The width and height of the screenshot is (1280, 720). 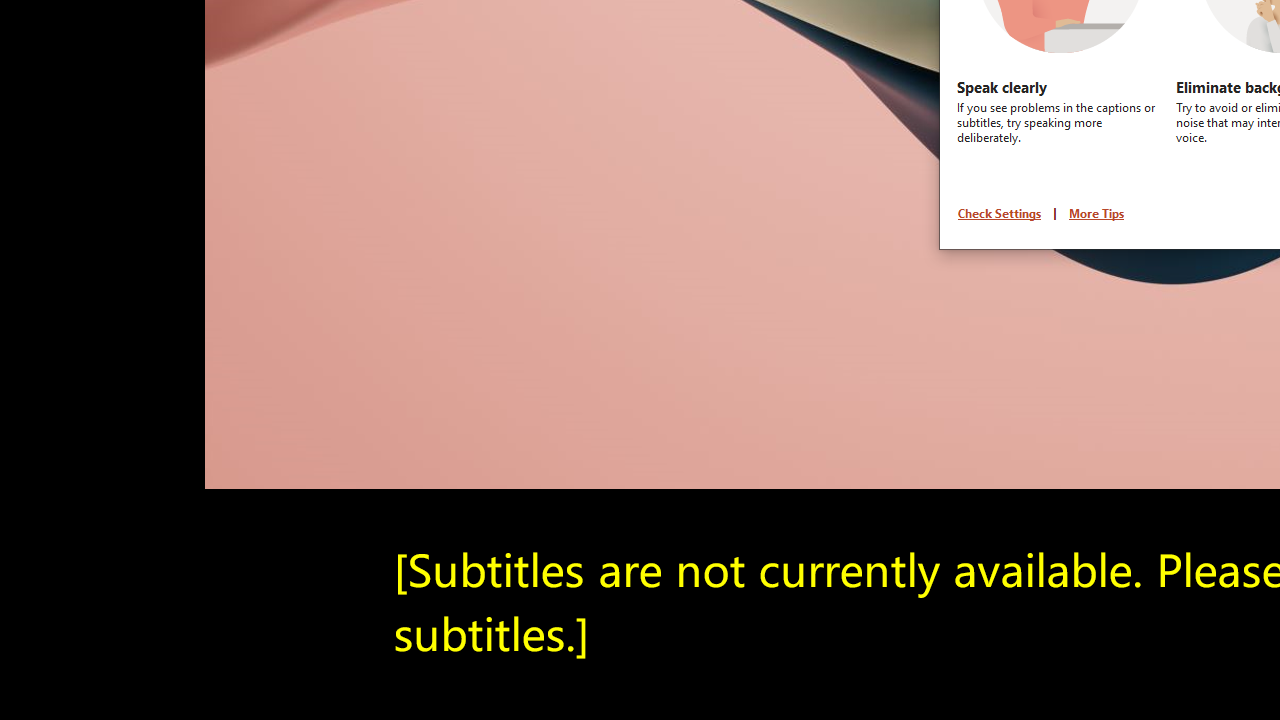 I want to click on 'More Tips', so click(x=1095, y=213).